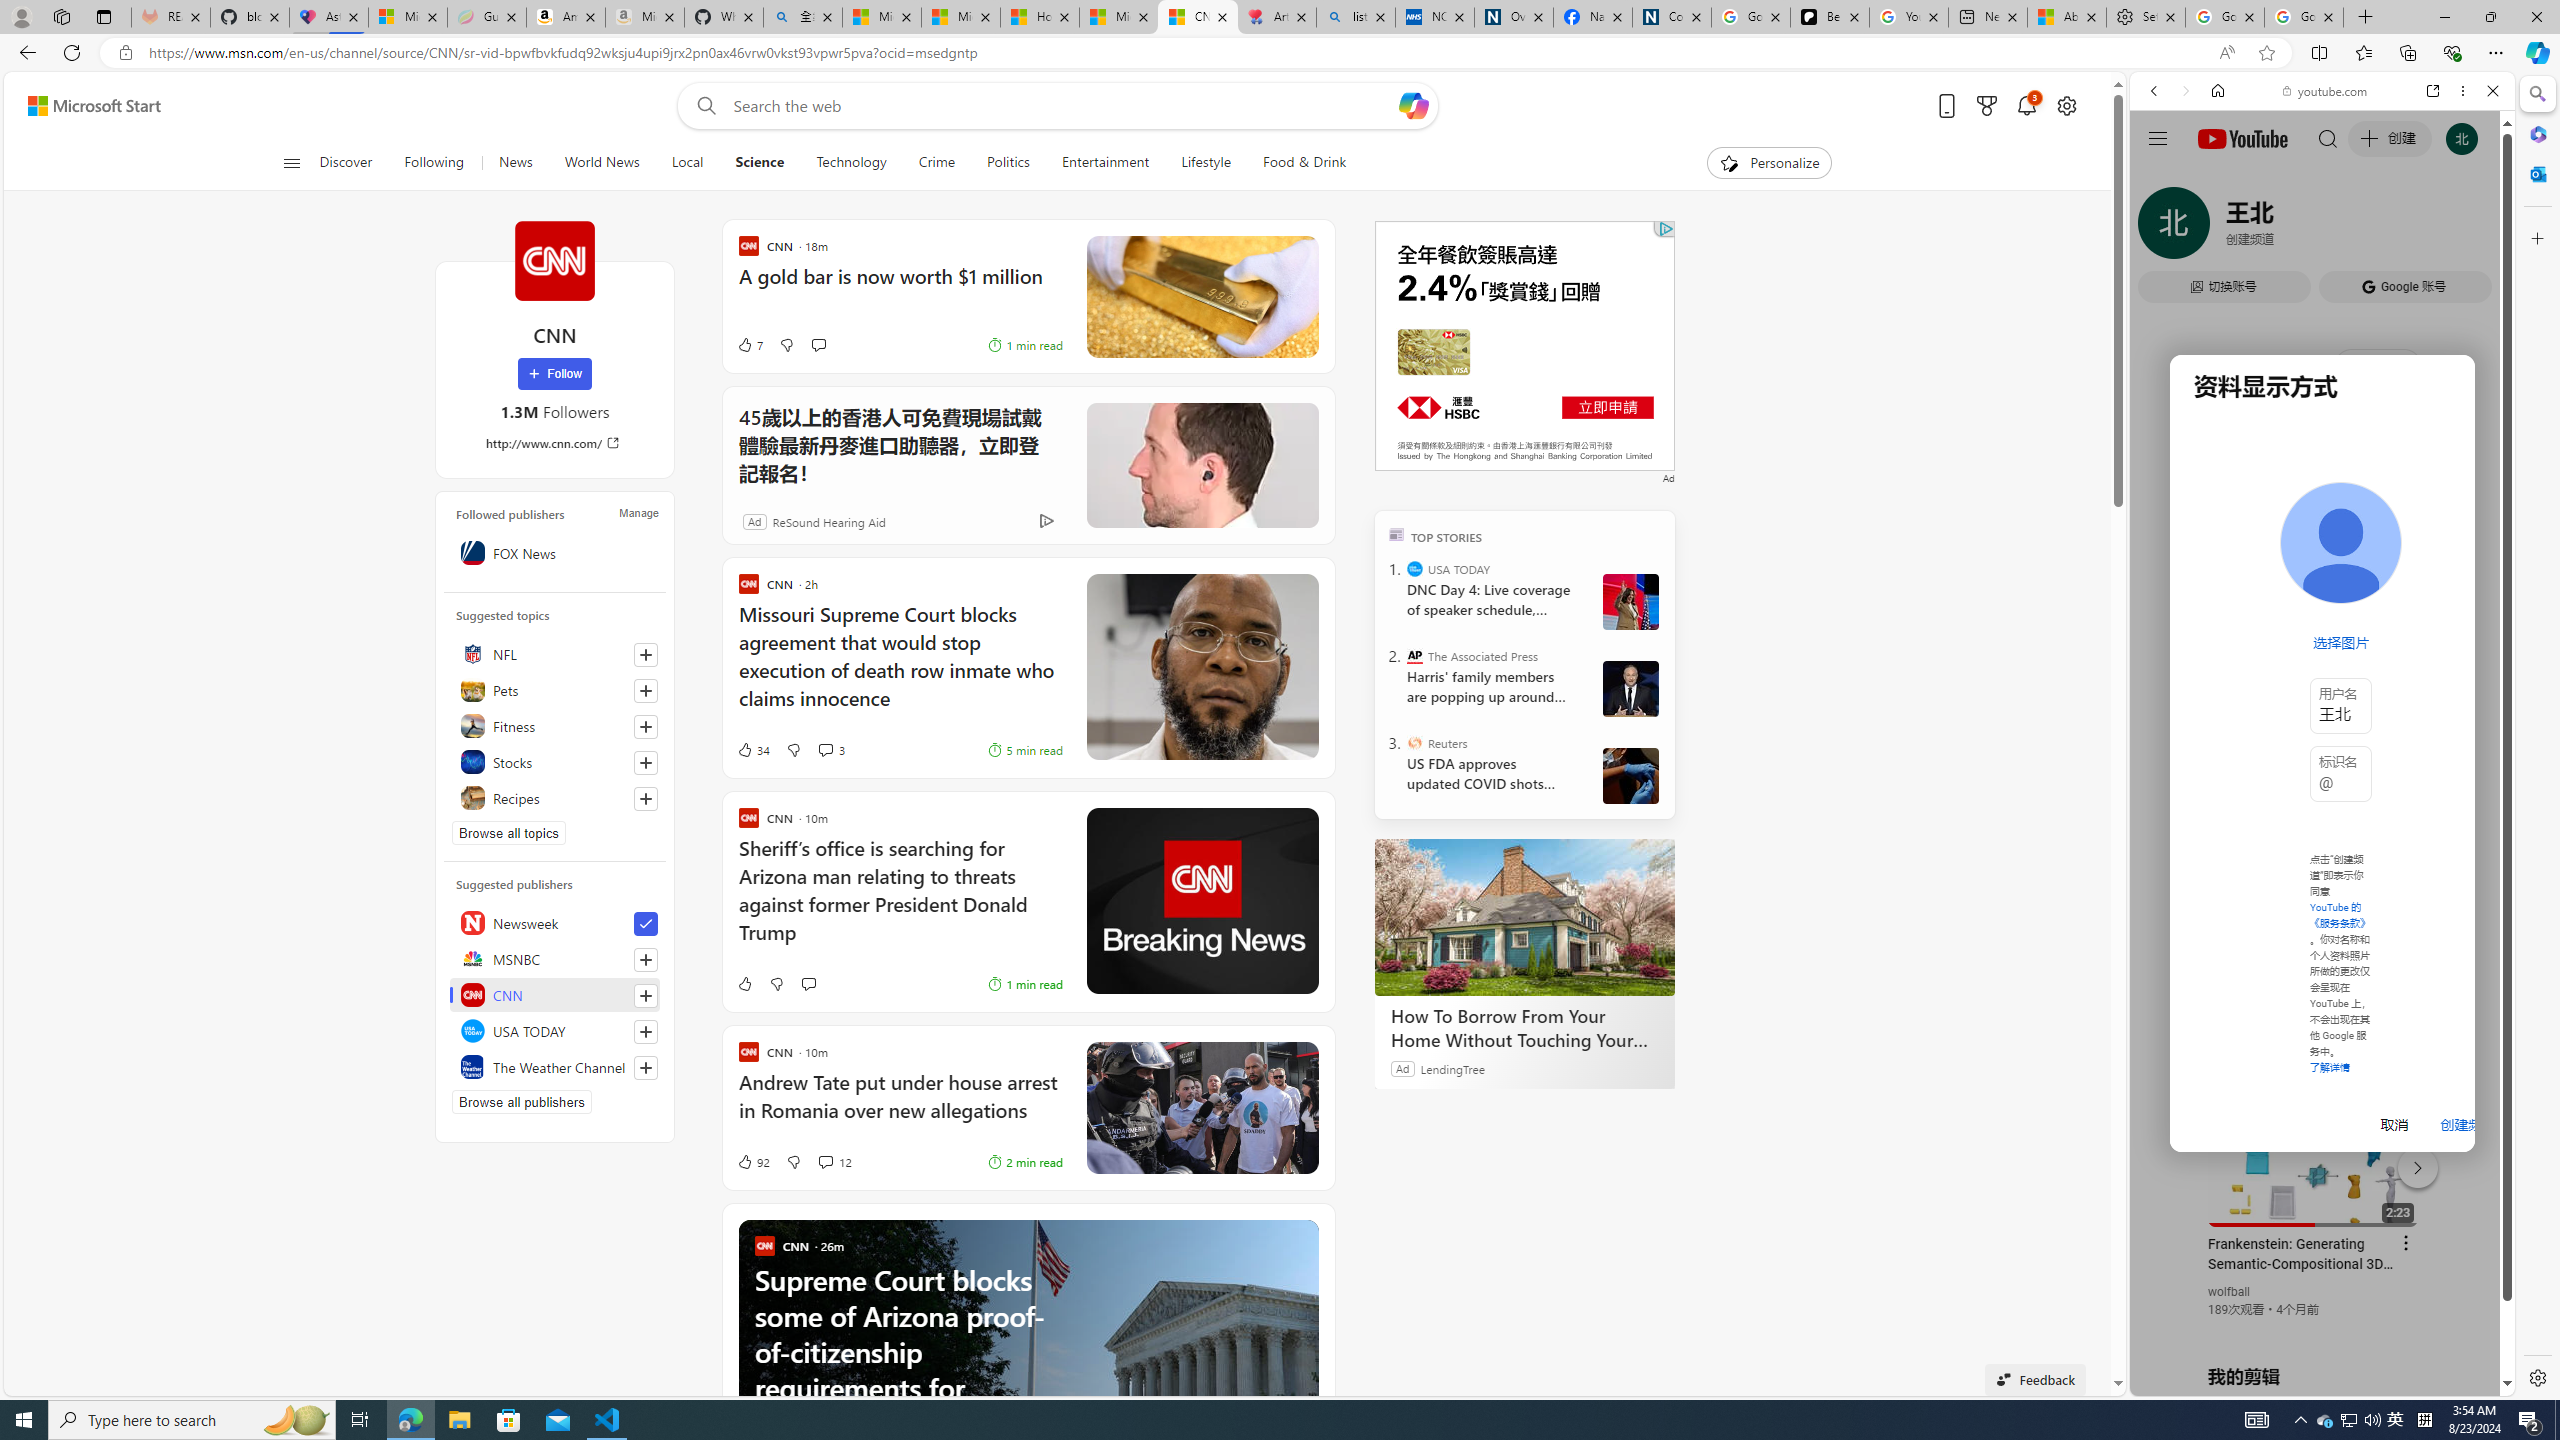 Image resolution: width=2560 pixels, height=1440 pixels. I want to click on 'News', so click(513, 162).